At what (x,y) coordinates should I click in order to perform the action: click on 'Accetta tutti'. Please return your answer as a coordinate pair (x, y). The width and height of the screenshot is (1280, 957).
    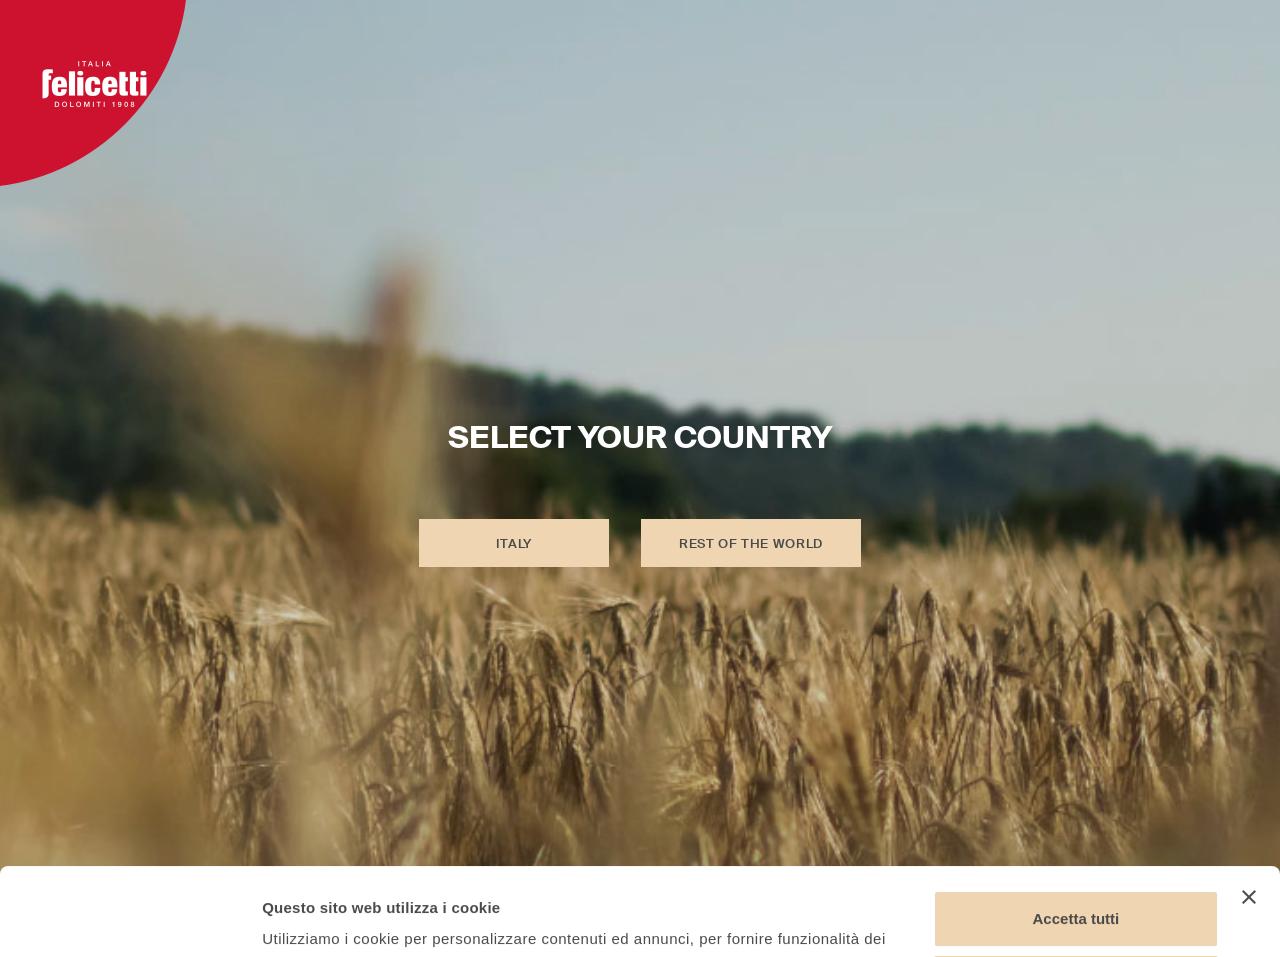
    Looking at the image, I should click on (1074, 787).